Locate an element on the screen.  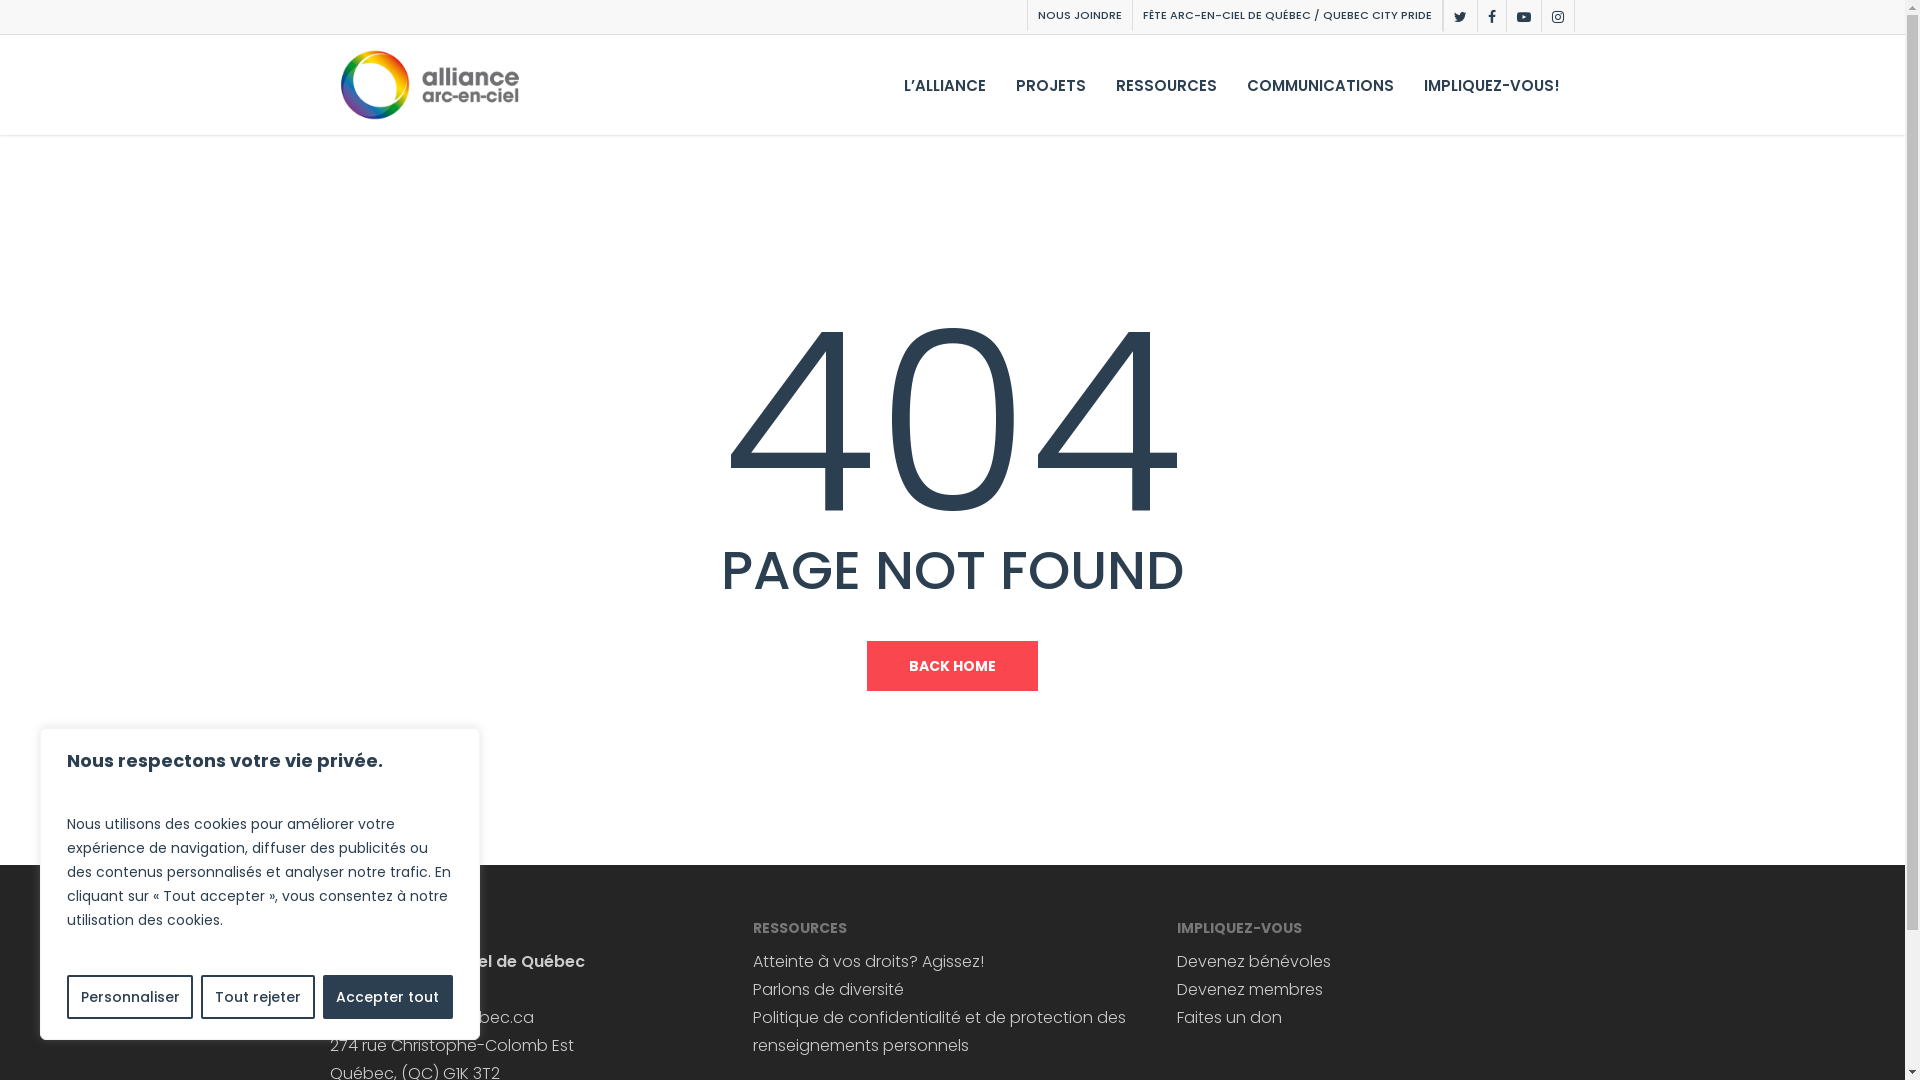
'TWITTER' is located at coordinates (1459, 15).